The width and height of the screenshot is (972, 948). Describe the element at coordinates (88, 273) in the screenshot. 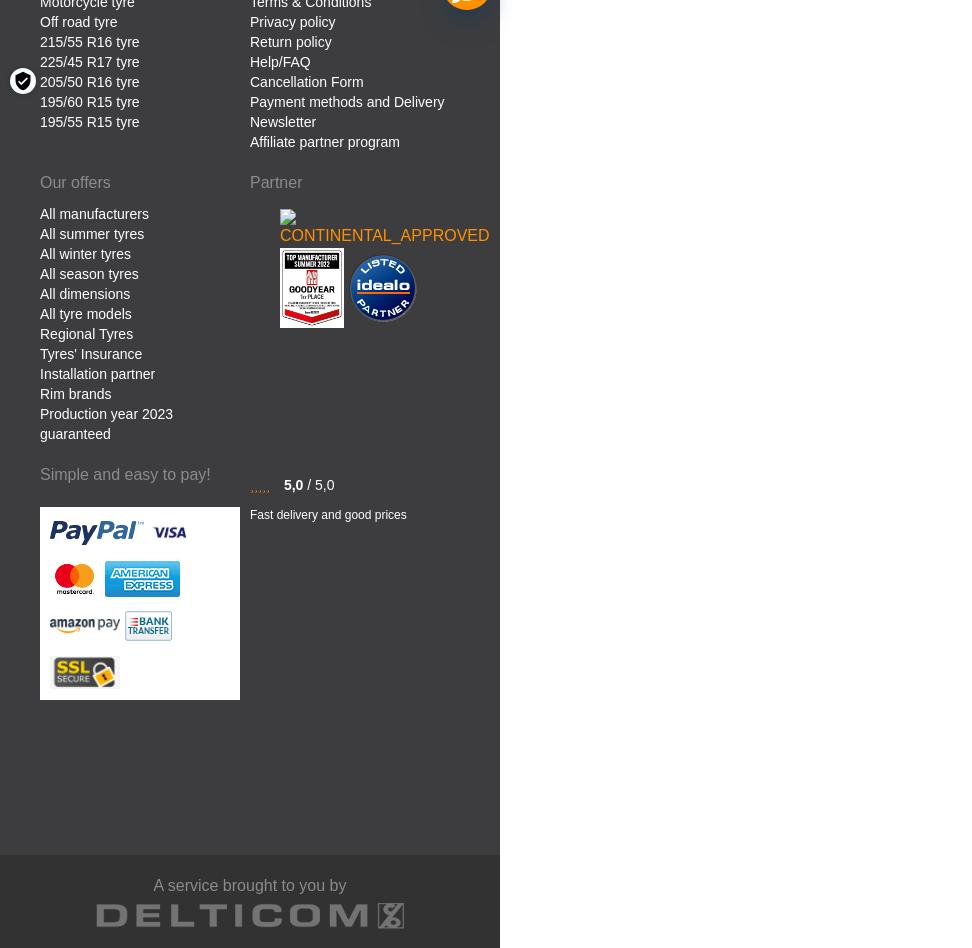

I see `'All season tyres'` at that location.